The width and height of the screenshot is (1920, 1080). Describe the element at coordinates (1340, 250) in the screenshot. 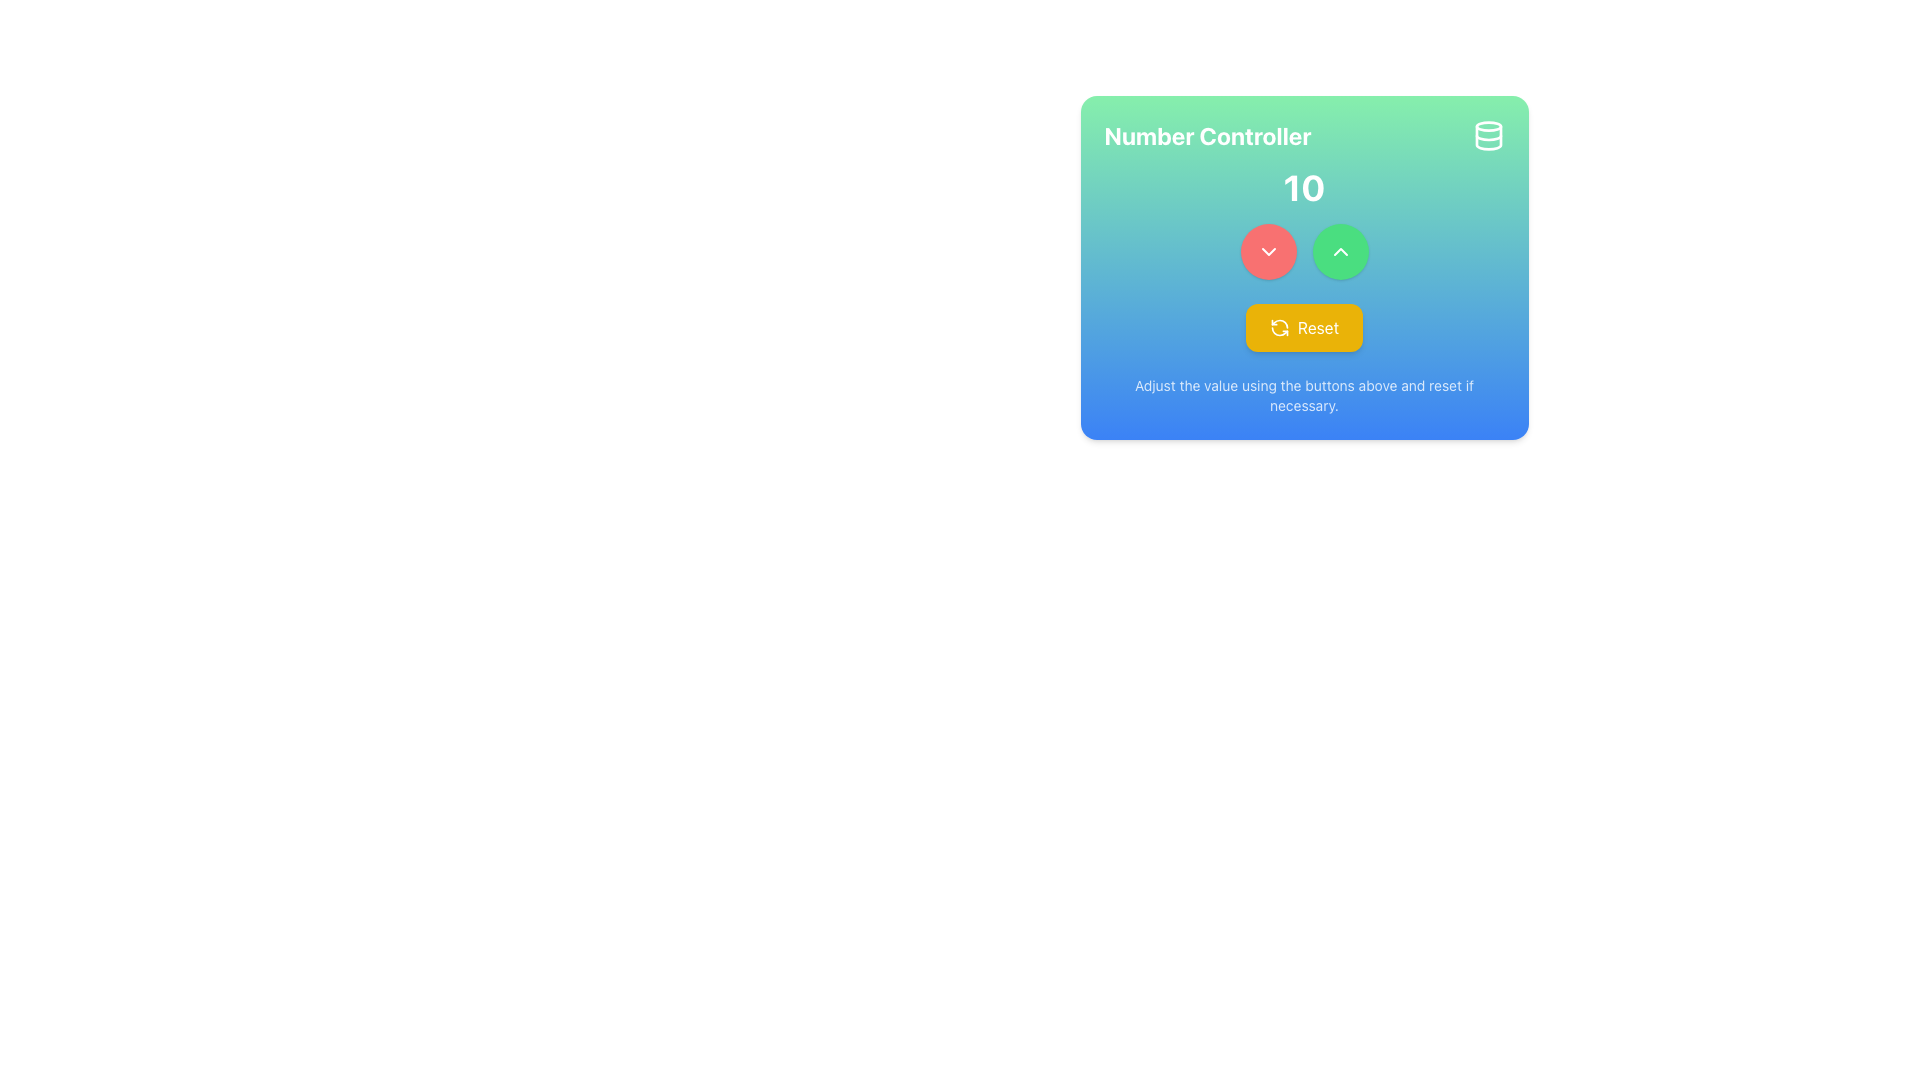

I see `the increment icon inside the green circular button located to the right of the numeric display '10' for feedback` at that location.